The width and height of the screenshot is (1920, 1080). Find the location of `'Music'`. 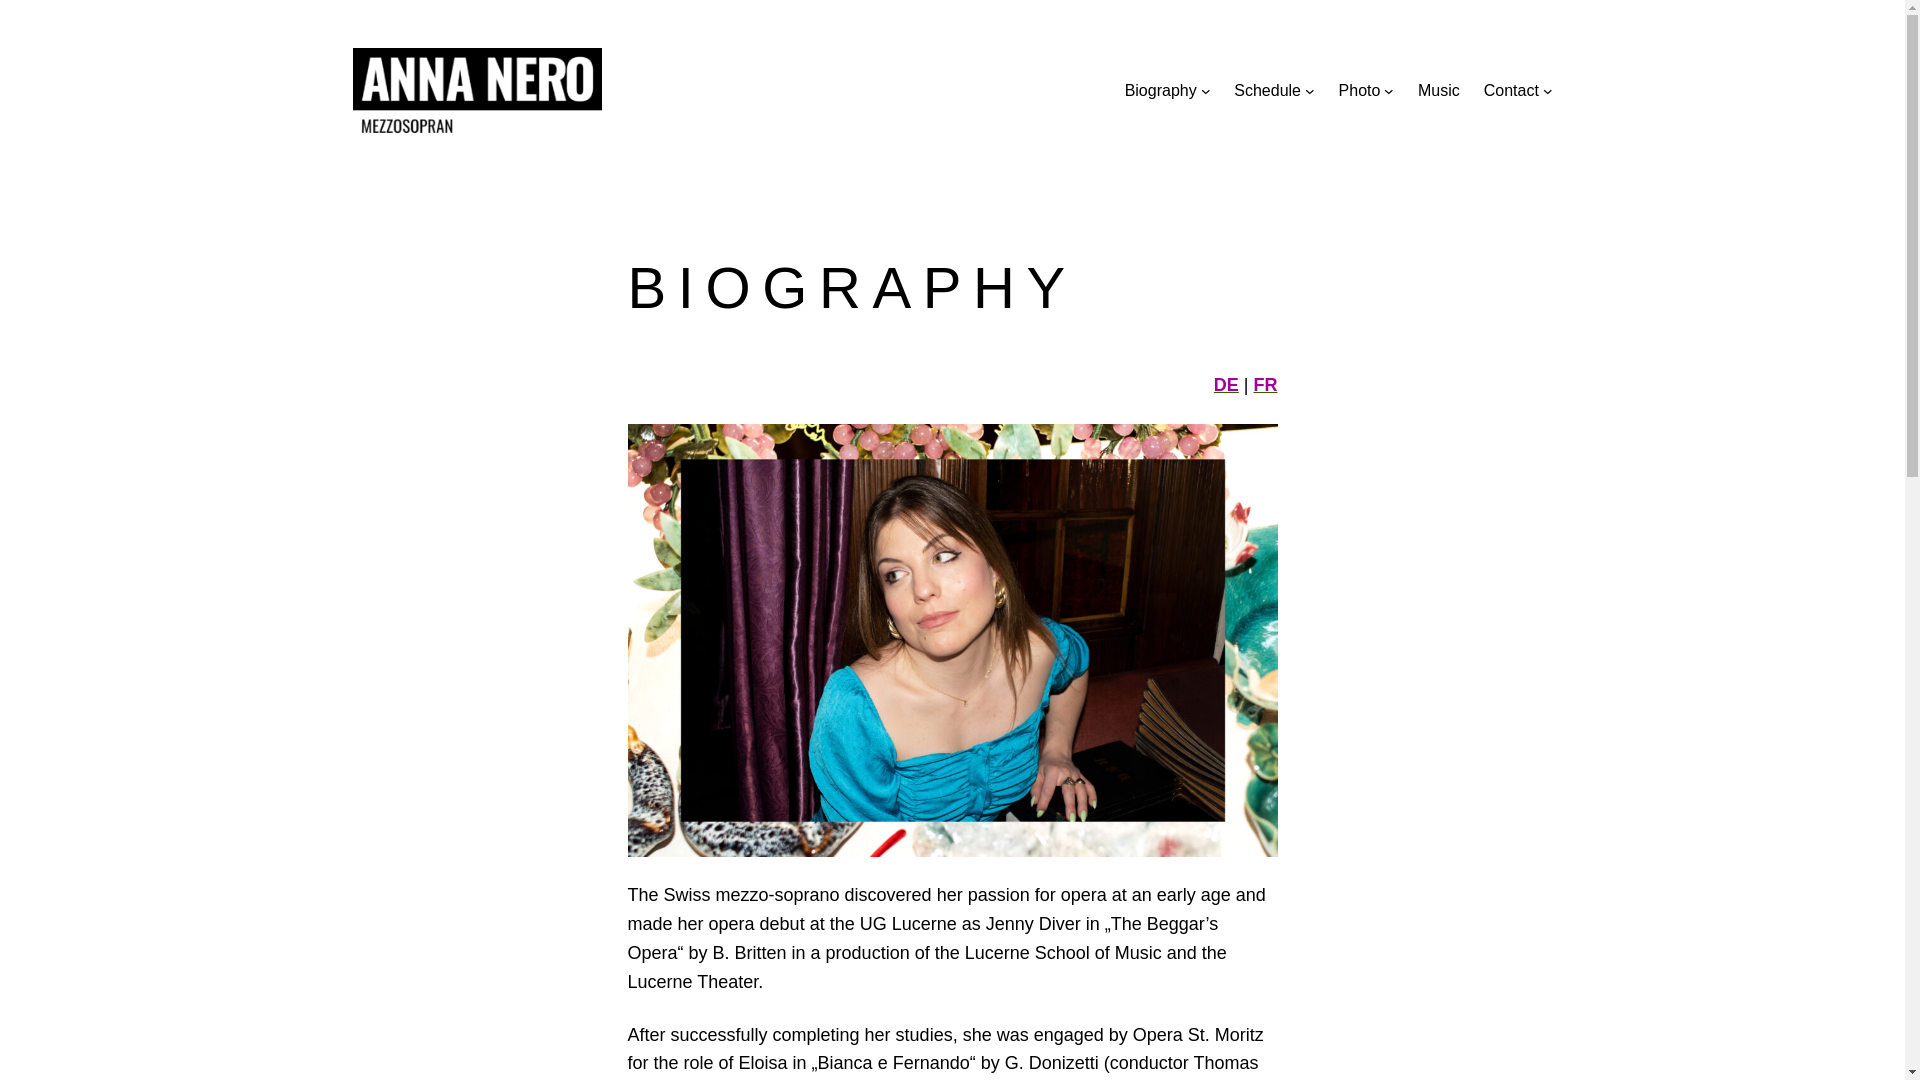

'Music' is located at coordinates (1416, 91).